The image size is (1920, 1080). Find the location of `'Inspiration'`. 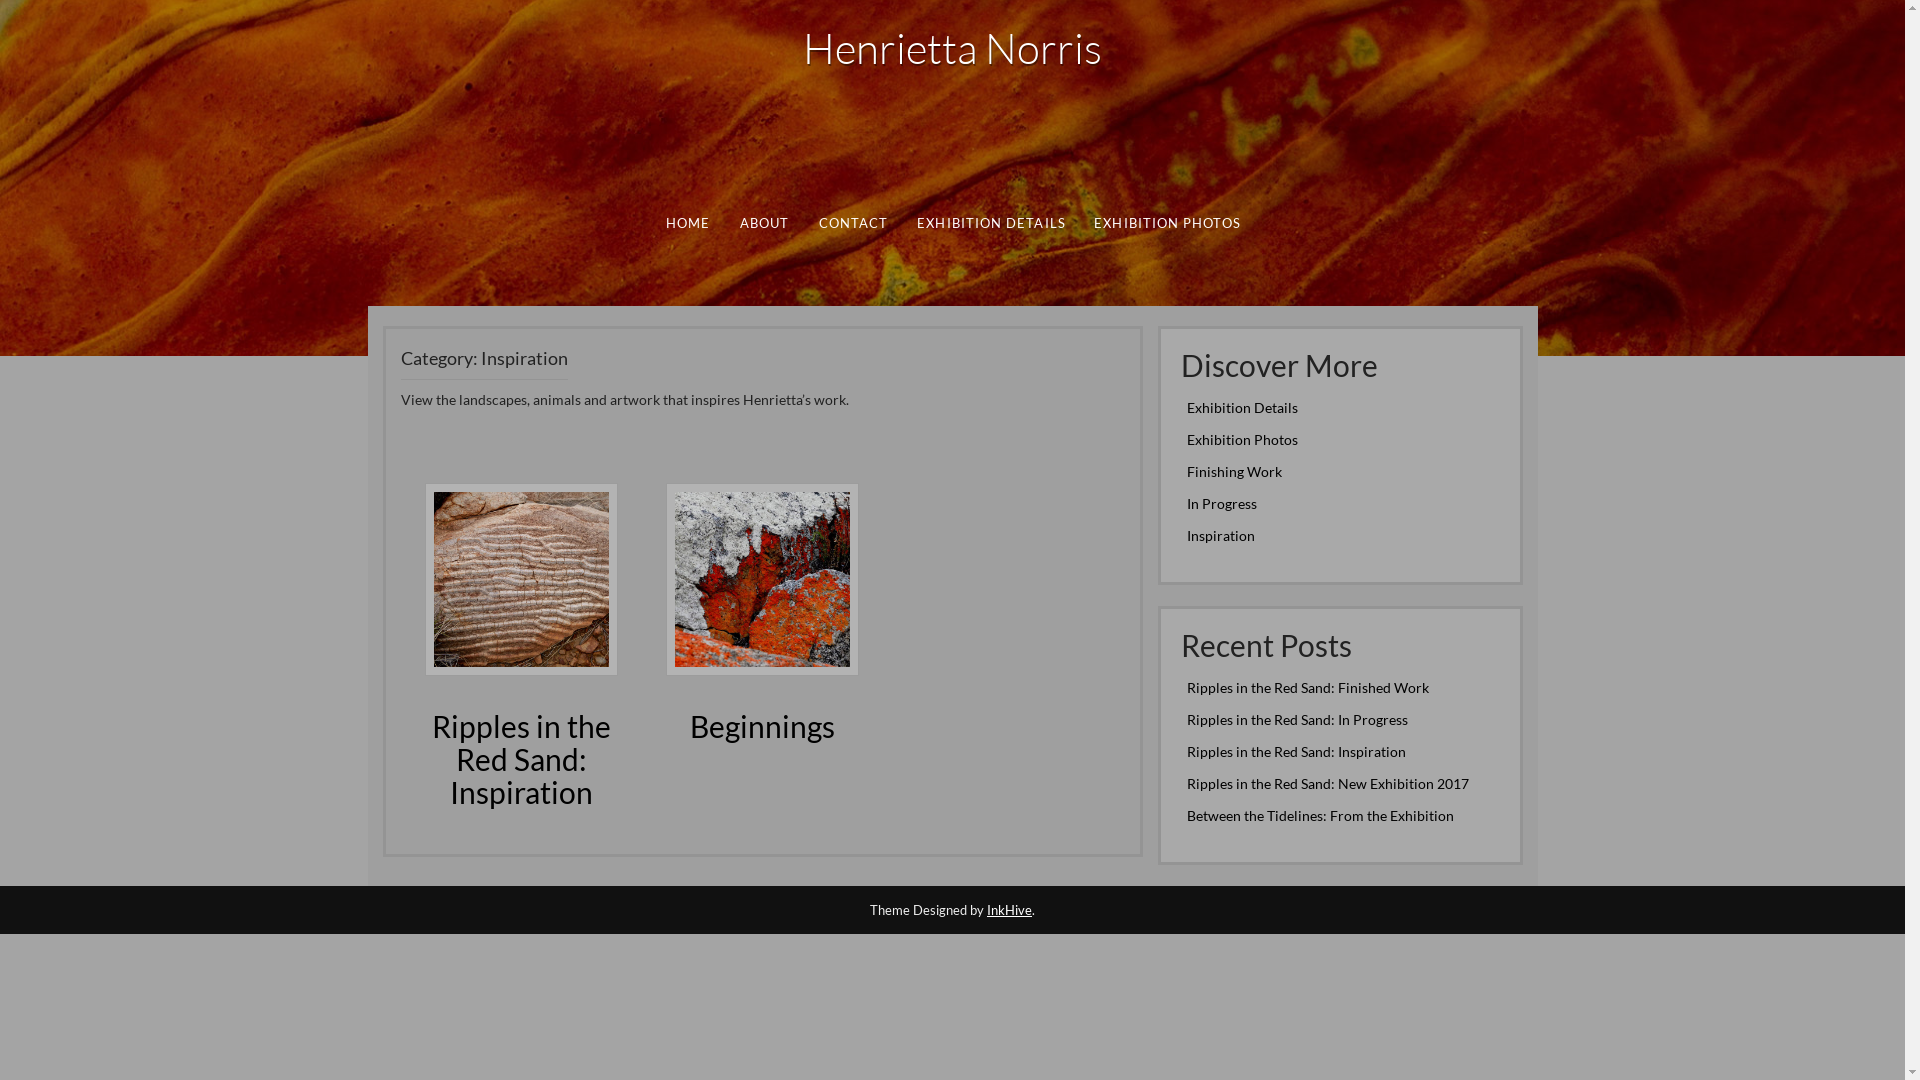

'Inspiration' is located at coordinates (1185, 534).